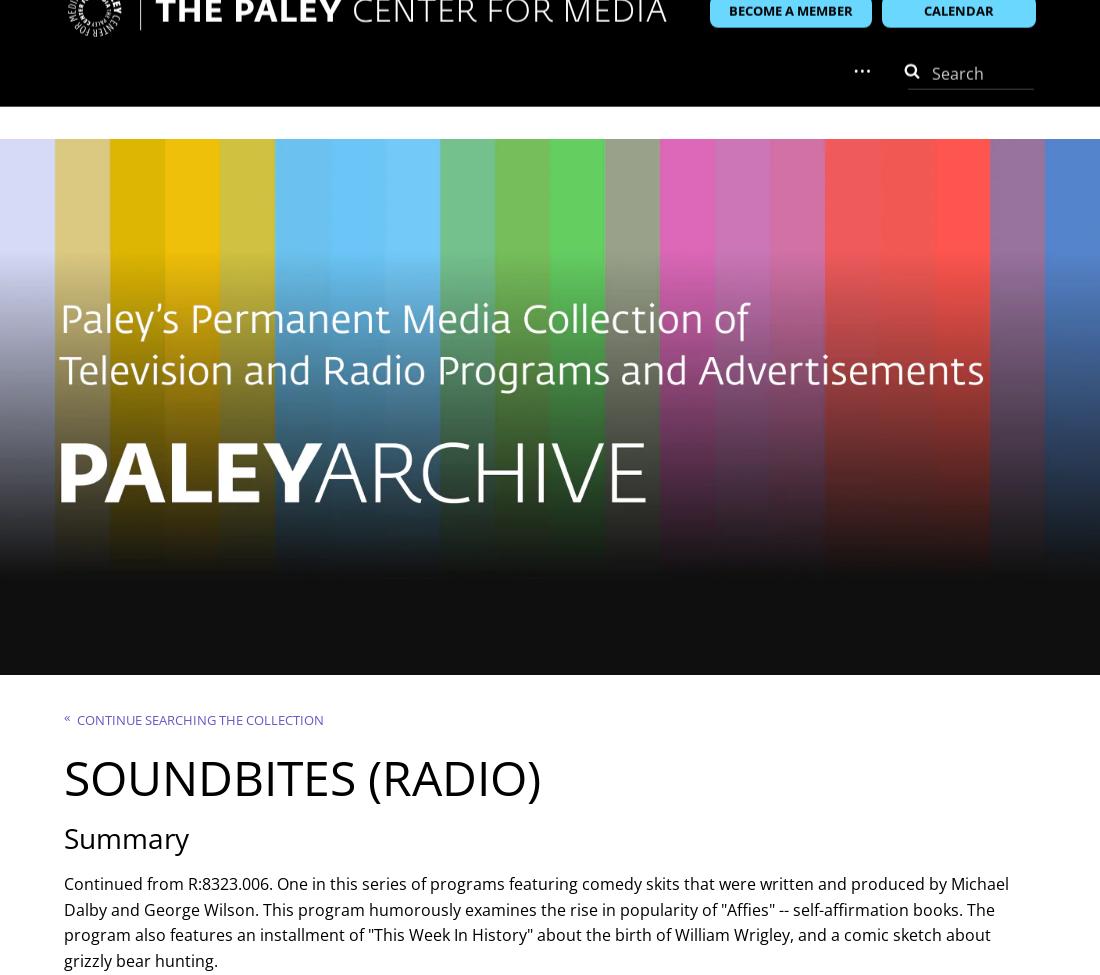 Image resolution: width=1100 pixels, height=975 pixels. Describe the element at coordinates (96, 101) in the screenshot. I see `'Visit'` at that location.